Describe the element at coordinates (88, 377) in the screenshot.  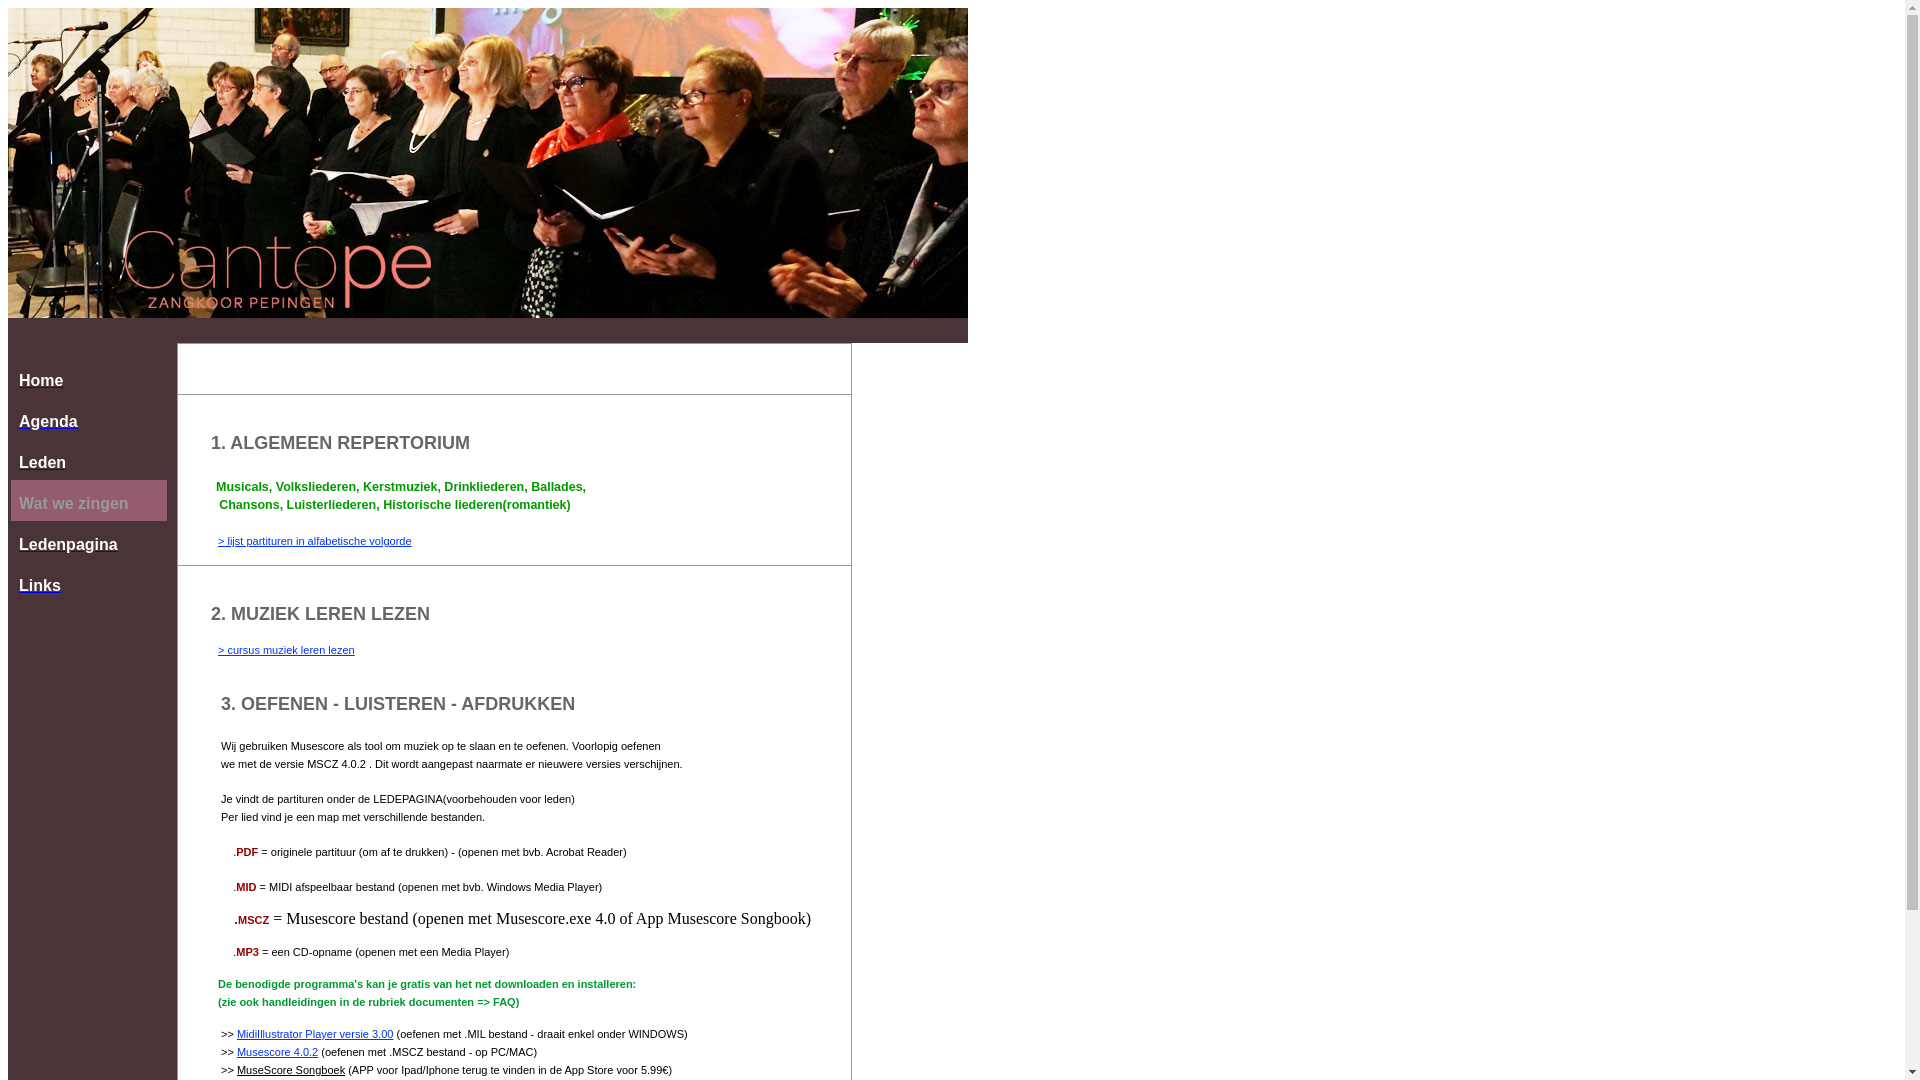
I see `'Home'` at that location.